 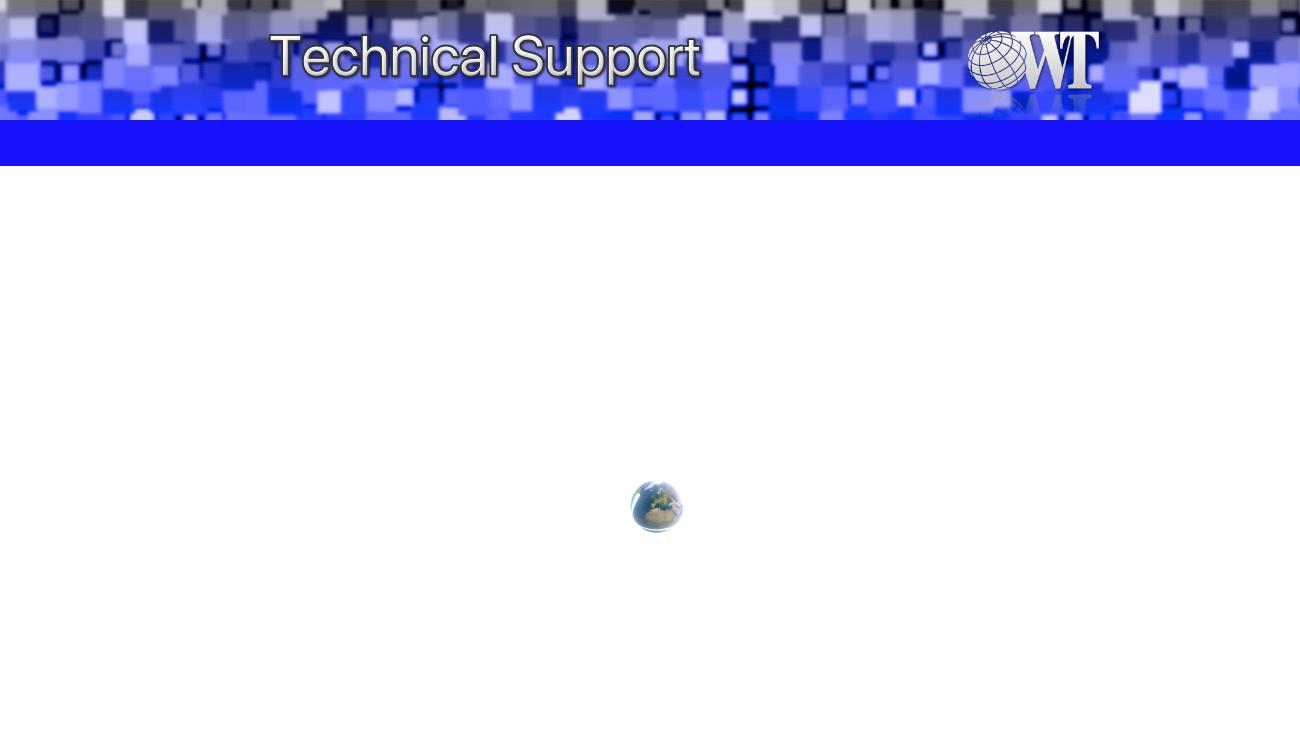 What do you see at coordinates (541, 141) in the screenshot?
I see `'Other'` at bounding box center [541, 141].